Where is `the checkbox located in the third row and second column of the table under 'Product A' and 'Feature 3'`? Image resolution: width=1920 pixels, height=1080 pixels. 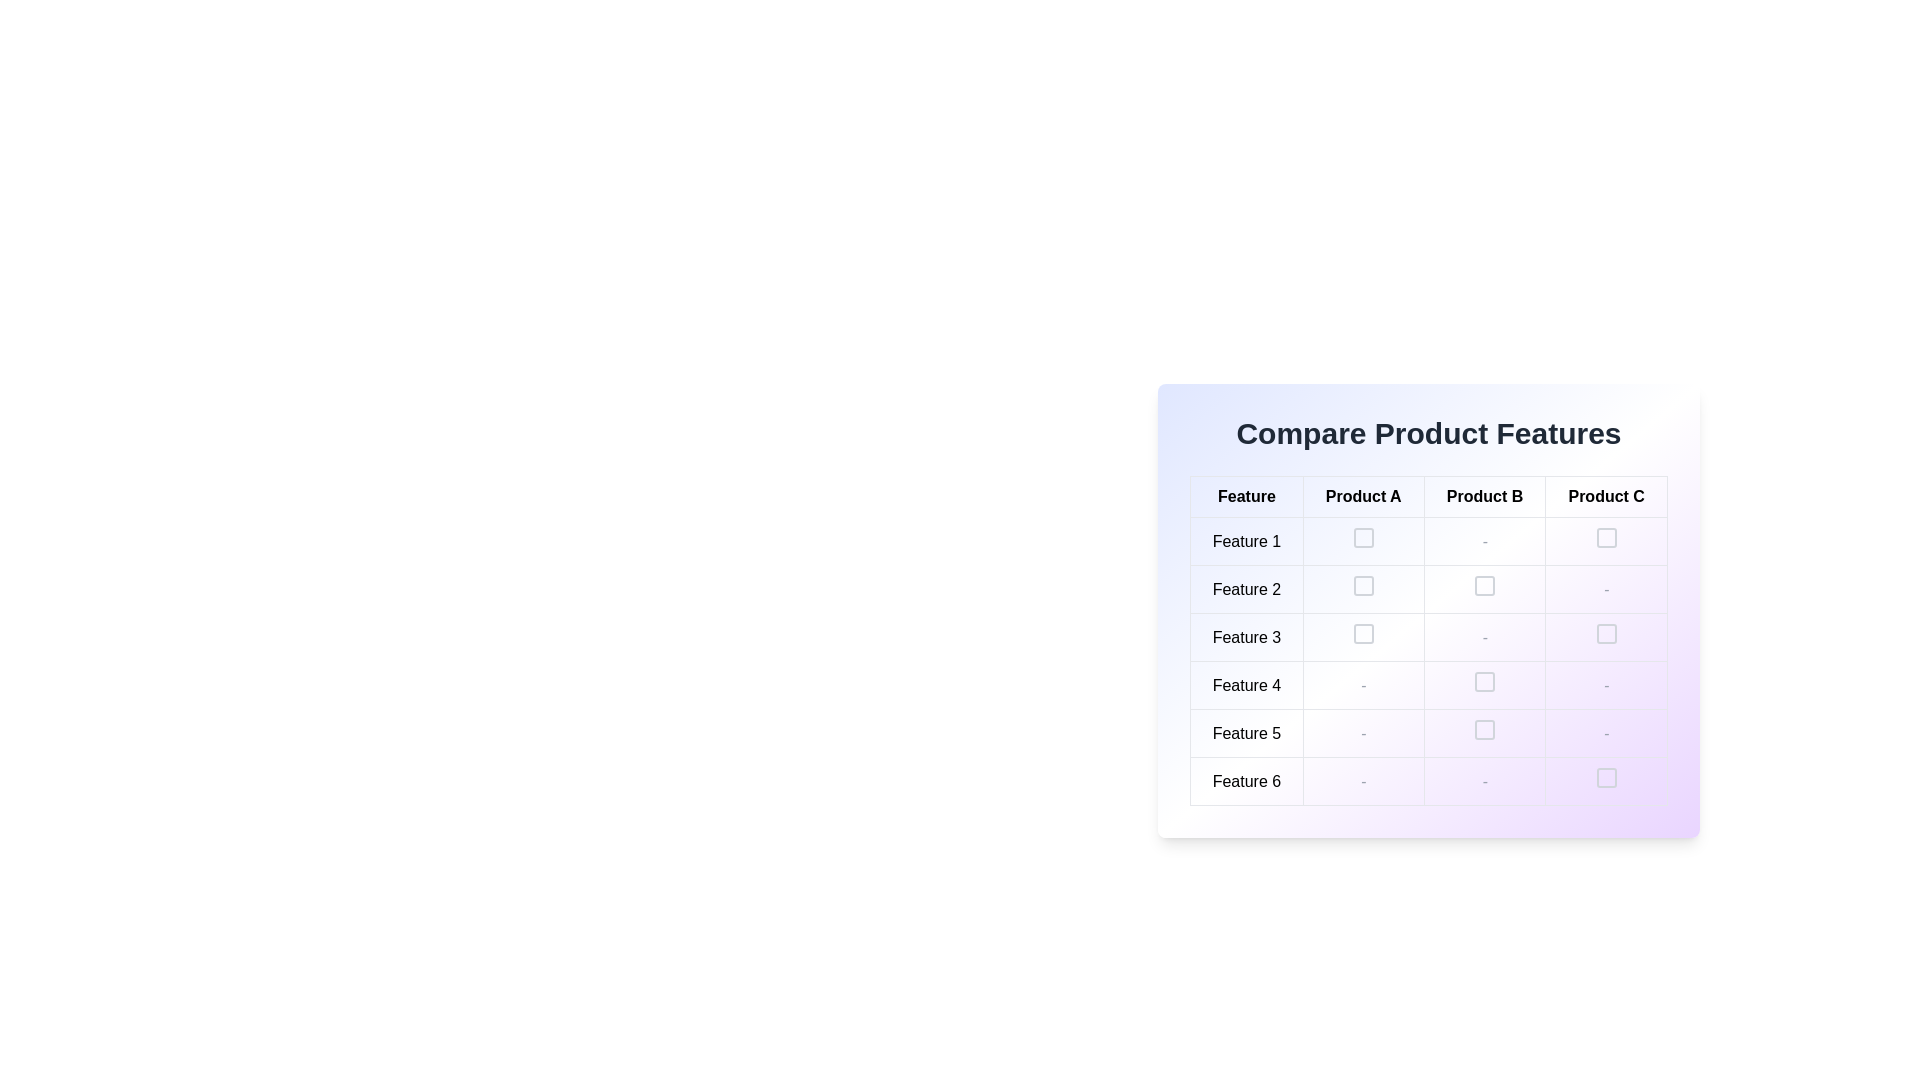
the checkbox located in the third row and second column of the table under 'Product A' and 'Feature 3' is located at coordinates (1362, 633).